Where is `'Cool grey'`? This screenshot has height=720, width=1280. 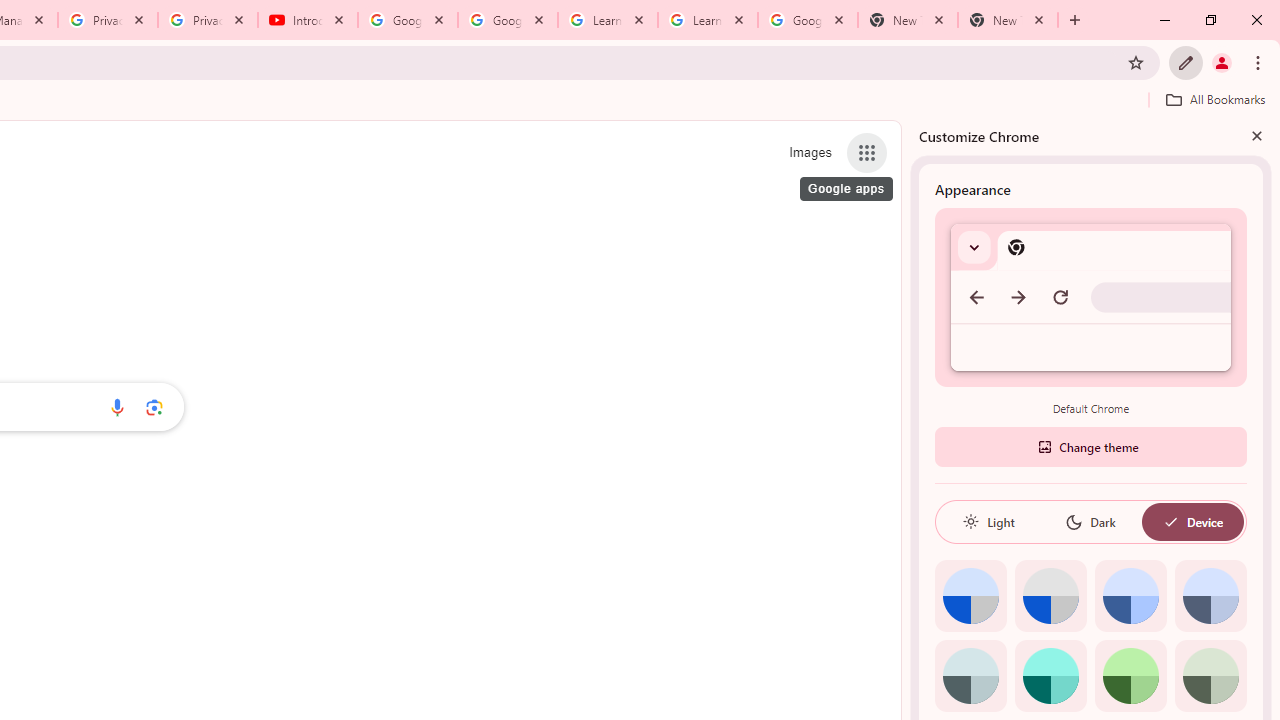 'Cool grey' is located at coordinates (1209, 595).